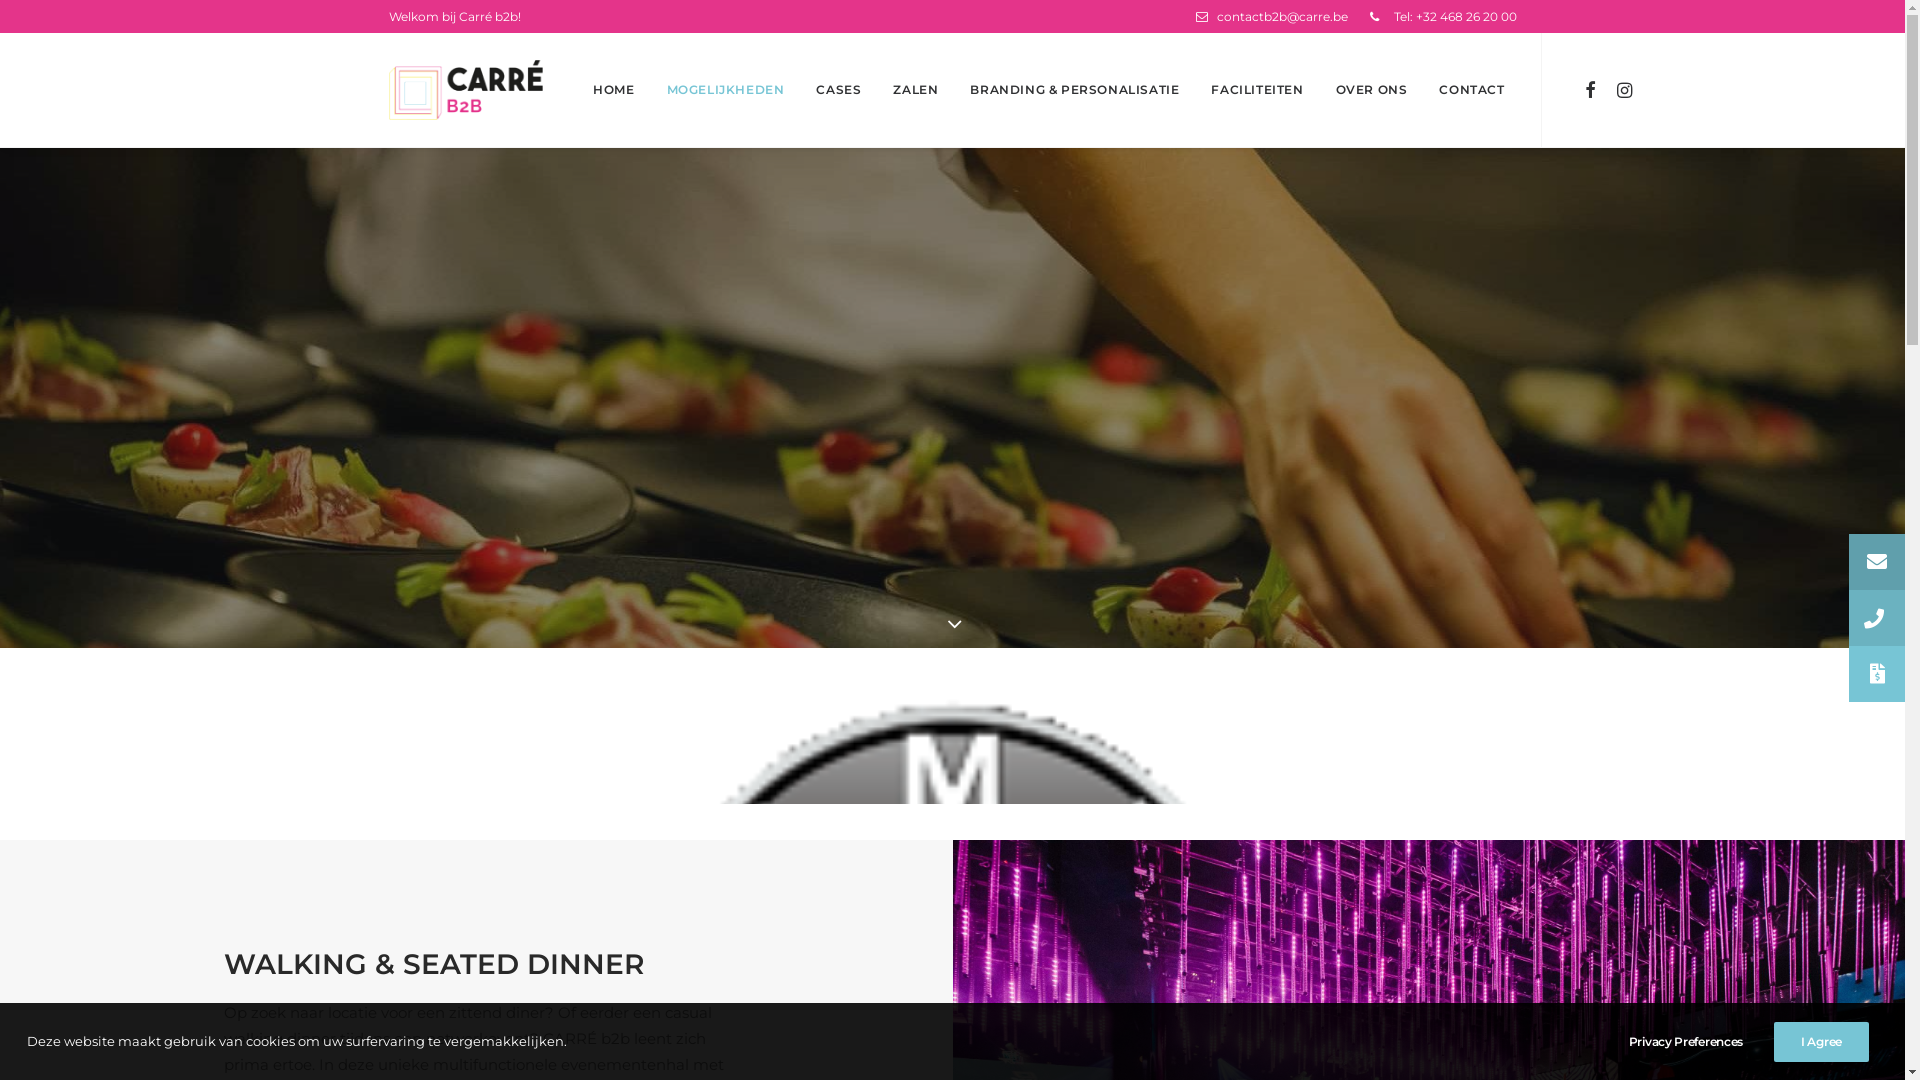 The height and width of the screenshot is (1080, 1920). I want to click on 'ZALEN', so click(878, 88).